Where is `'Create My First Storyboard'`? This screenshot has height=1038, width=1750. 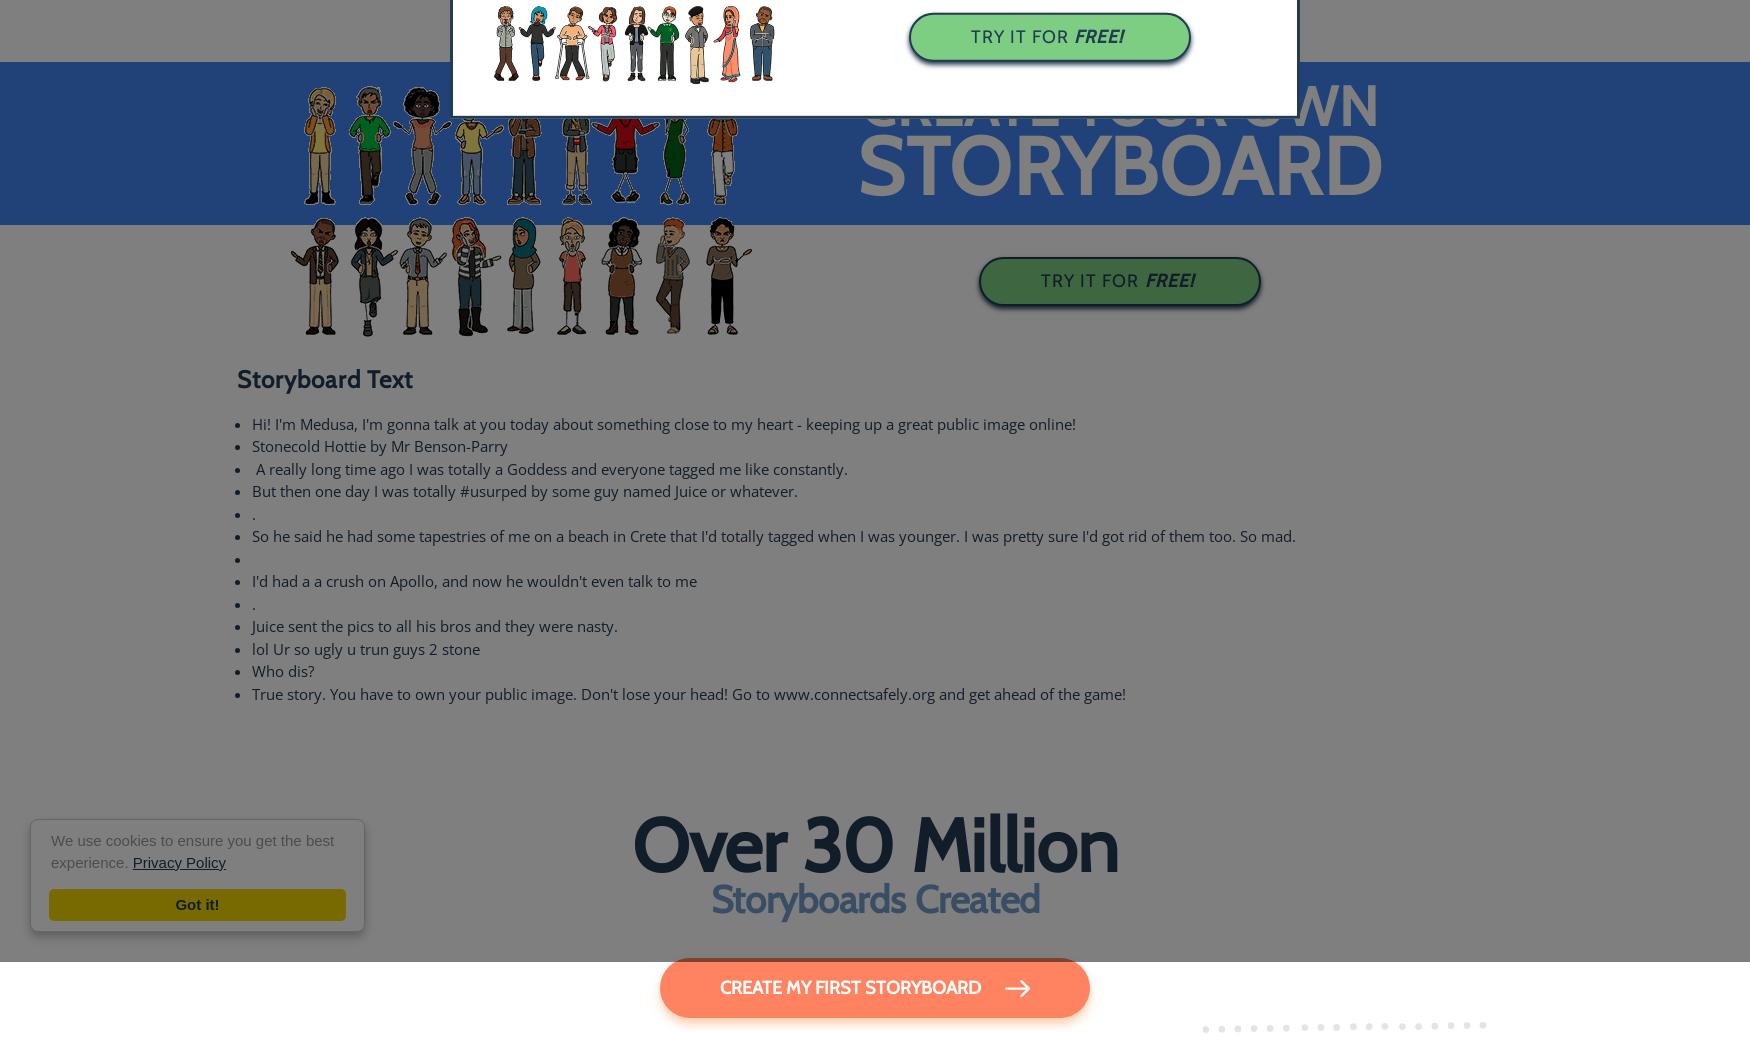 'Create My First Storyboard' is located at coordinates (852, 987).